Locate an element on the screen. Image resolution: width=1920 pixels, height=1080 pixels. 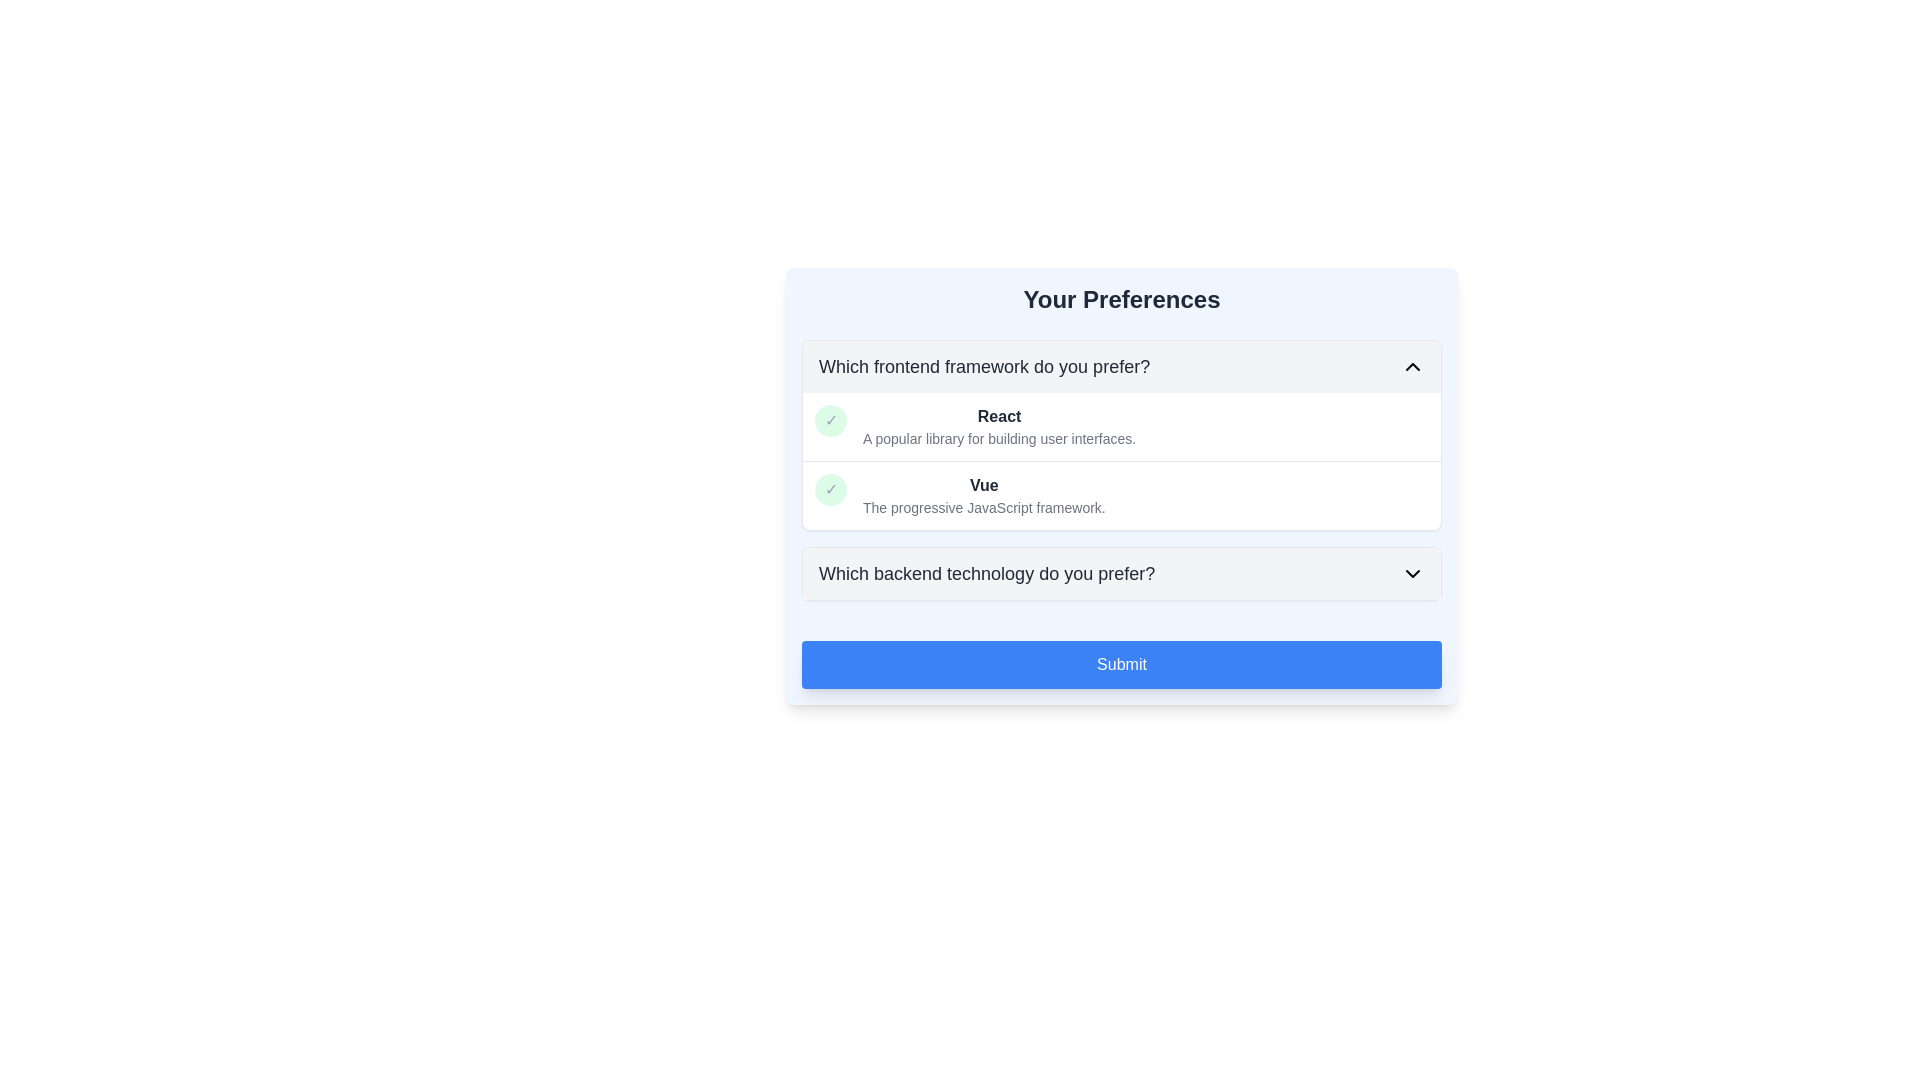
the descriptive text element located beneath the 'React' option, which provides additional information about it is located at coordinates (999, 438).